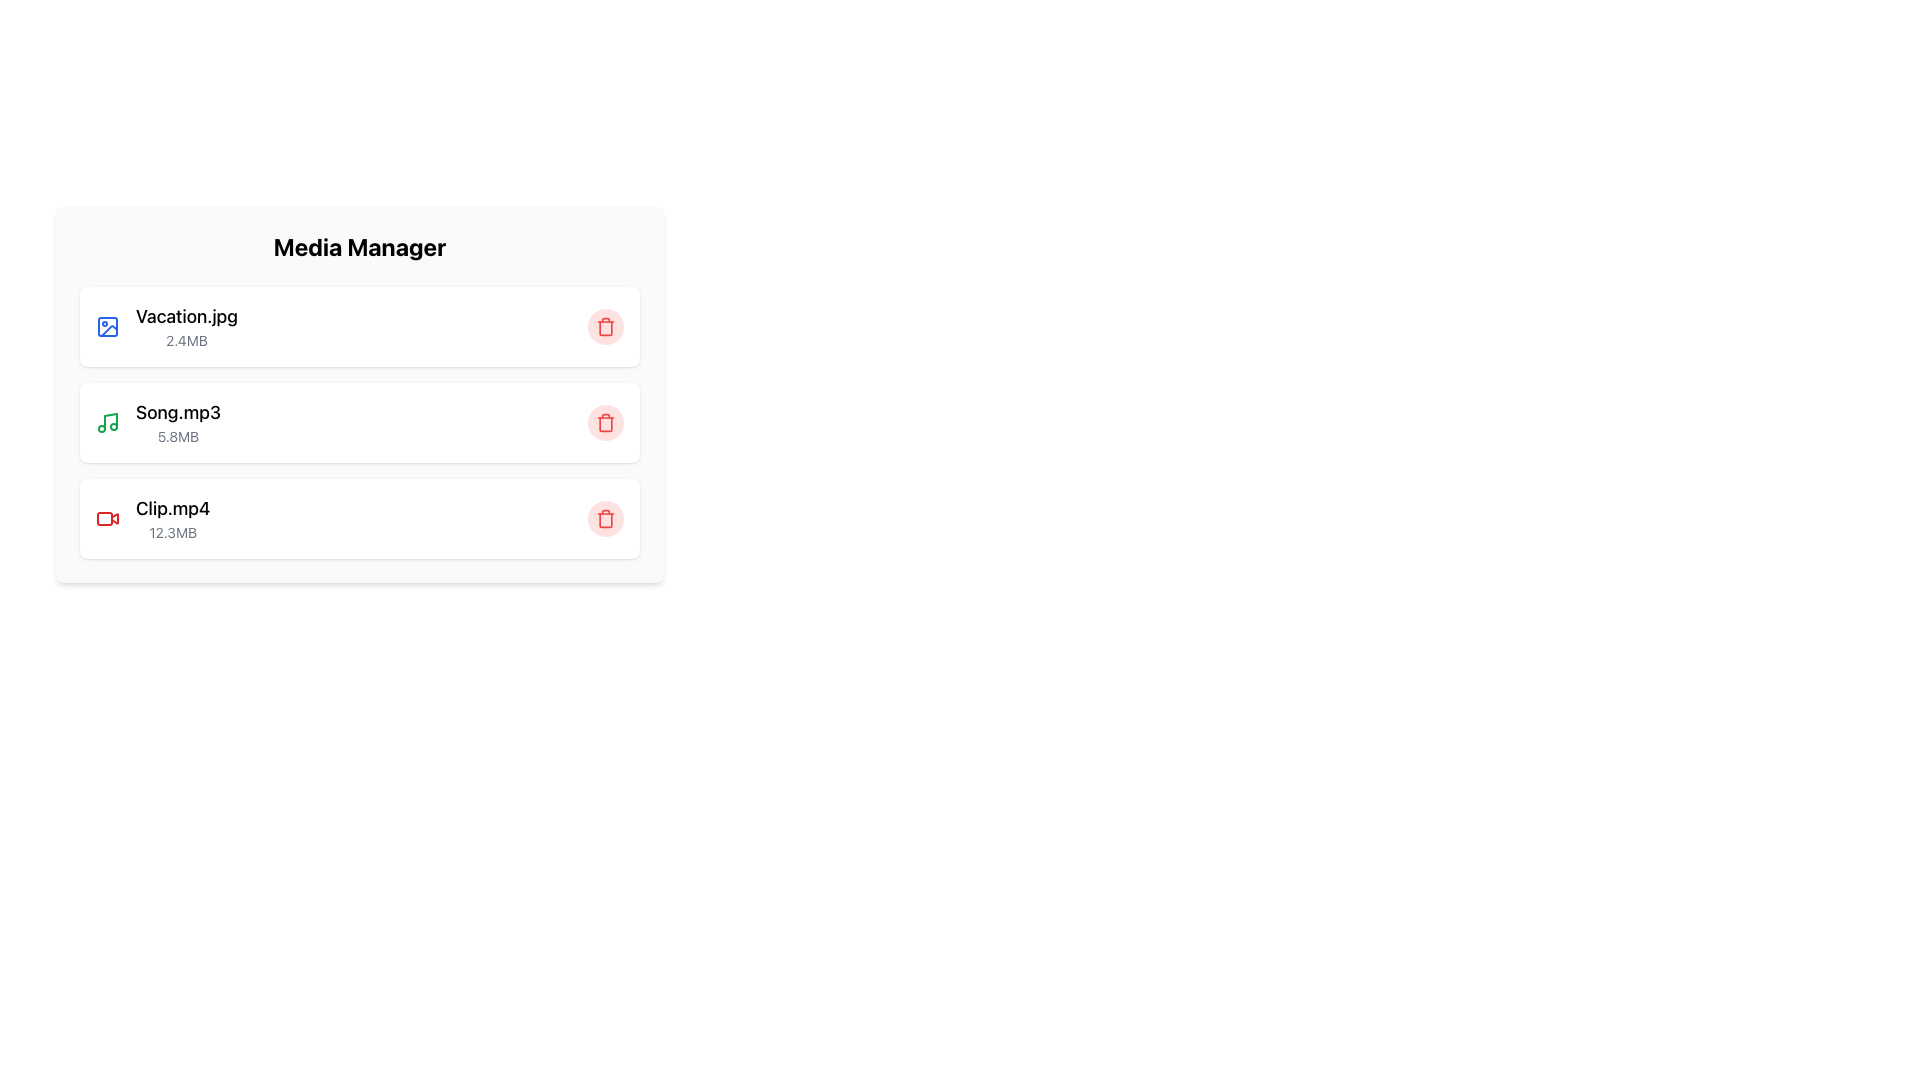  I want to click on the second file list item, which displays 'Song.mp3' and a red trash icon, to show the context menu, so click(360, 422).